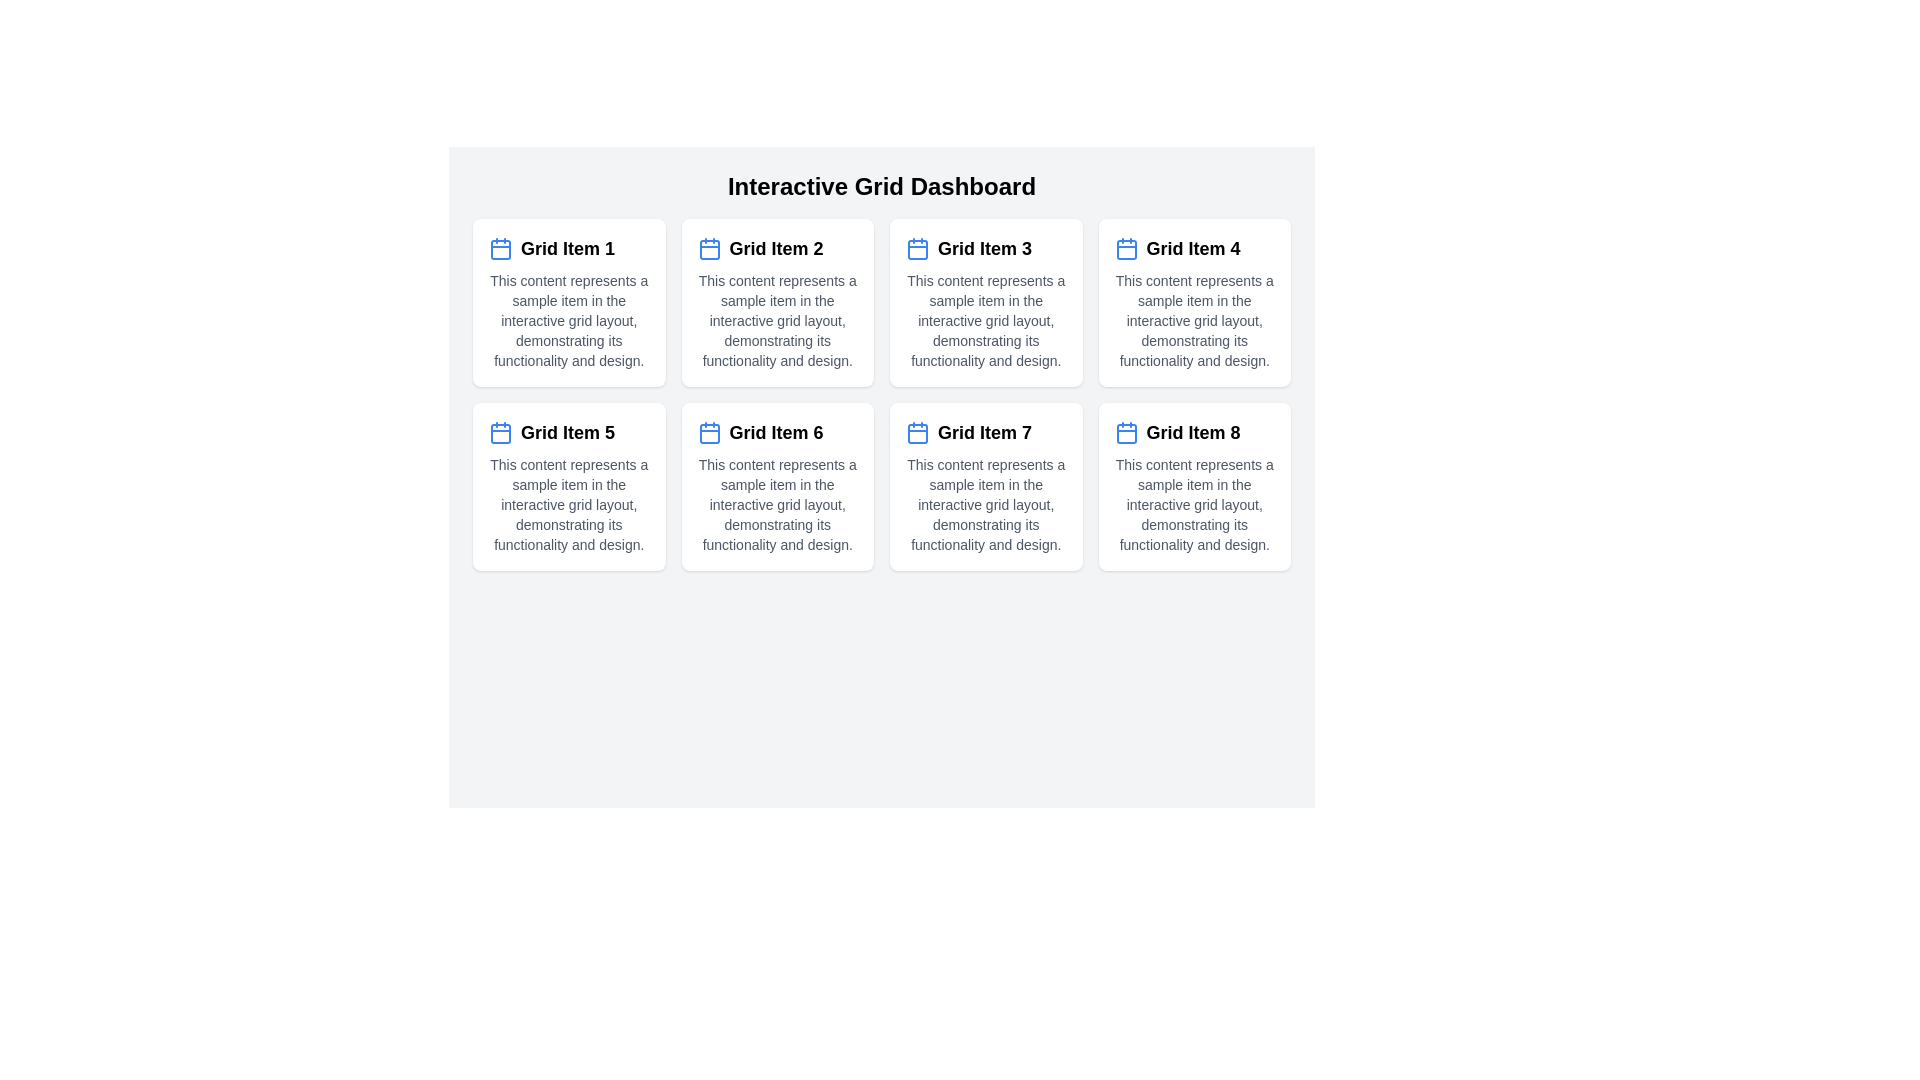 This screenshot has width=1920, height=1080. Describe the element at coordinates (916, 431) in the screenshot. I see `the calendar icon located at the upper left section of 'Grid Item 7' in the second row and third column of the grid layout` at that location.